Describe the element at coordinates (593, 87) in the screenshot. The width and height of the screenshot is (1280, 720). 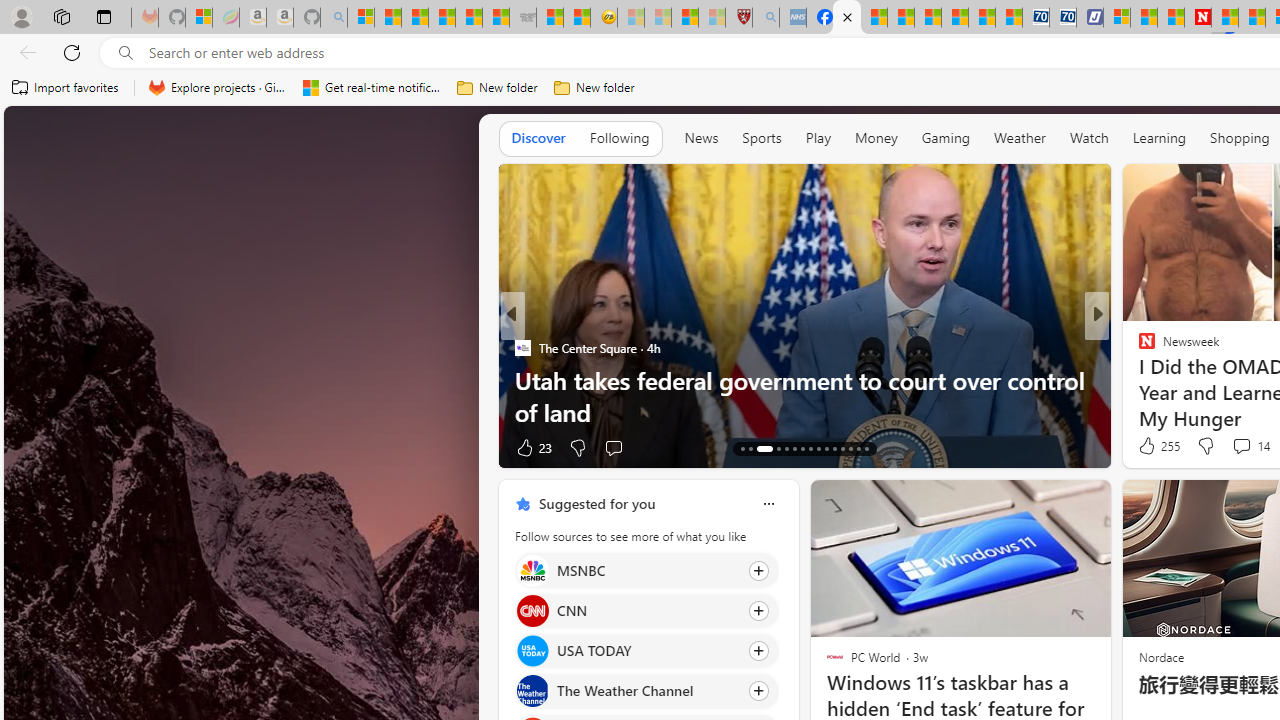
I see `'New folder'` at that location.